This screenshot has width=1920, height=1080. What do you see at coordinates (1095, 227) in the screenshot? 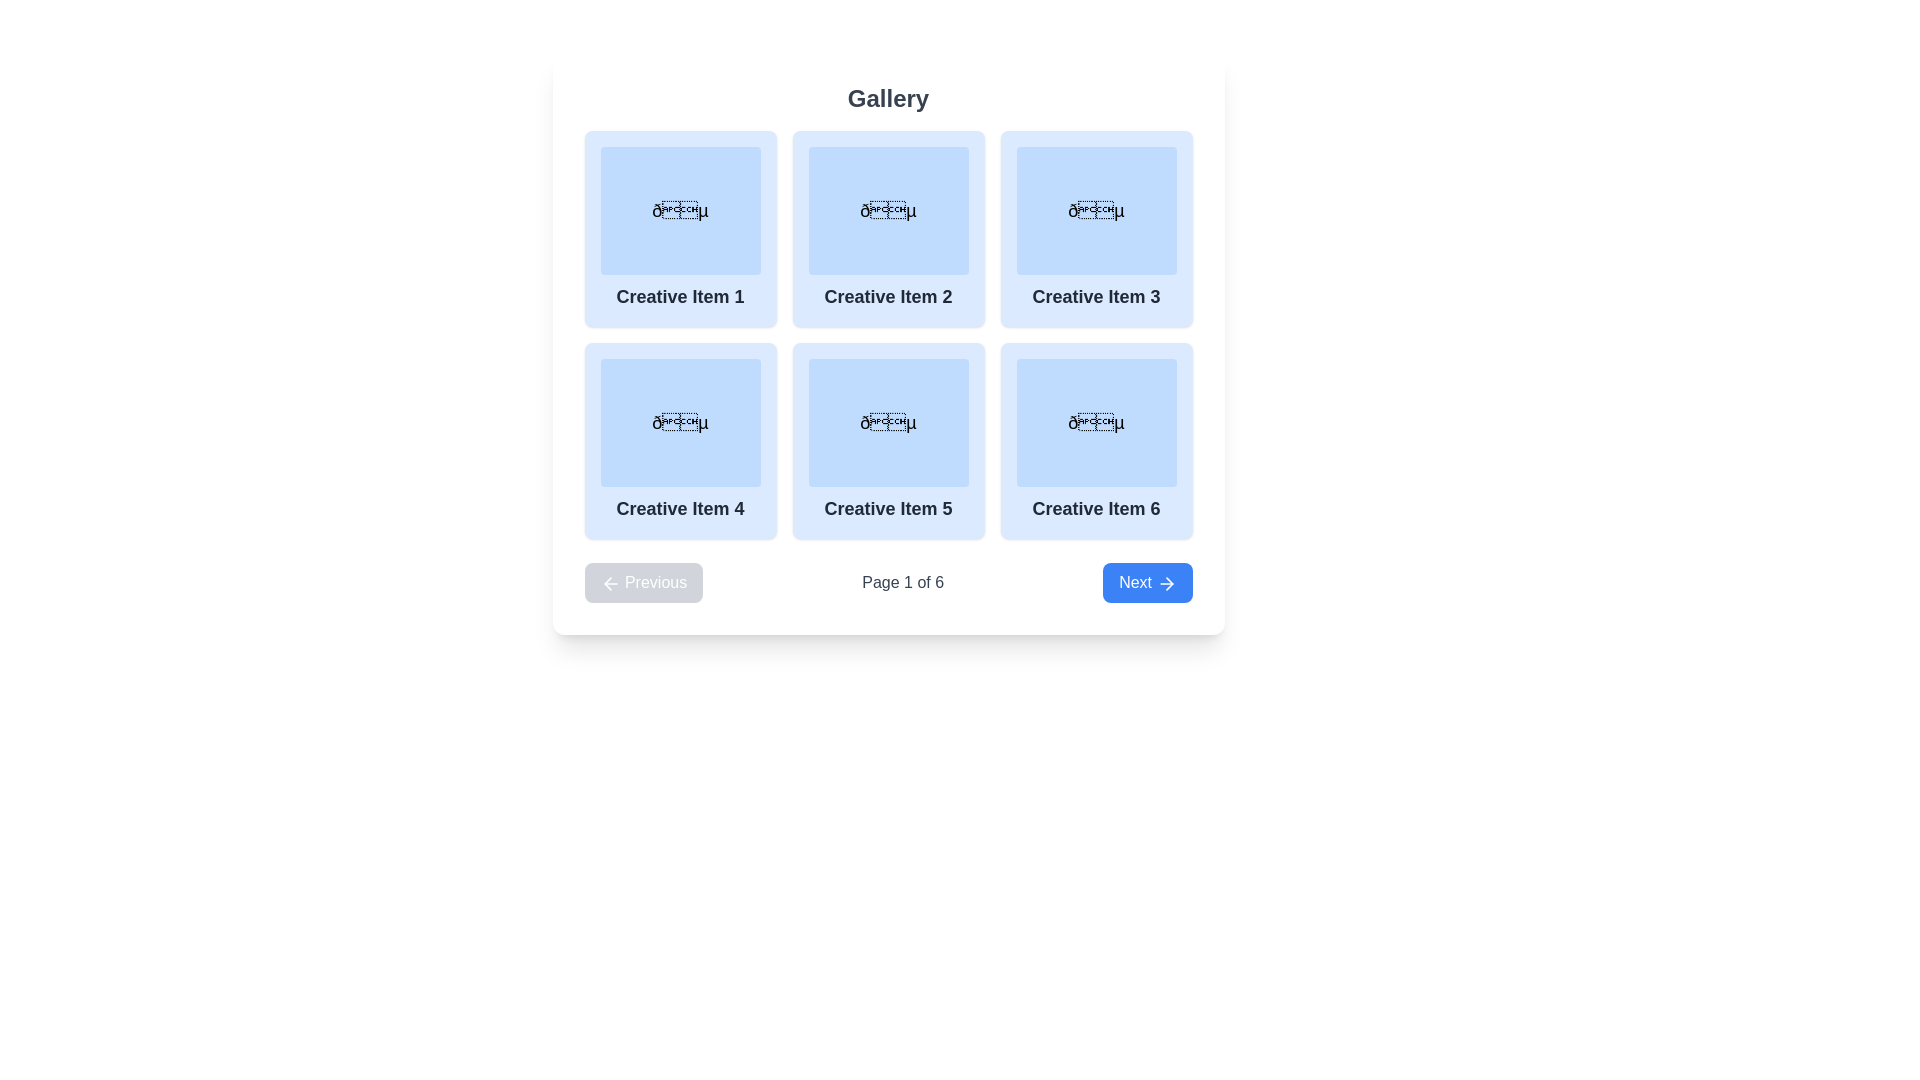
I see `the third card in the first row of the gallery` at bounding box center [1095, 227].